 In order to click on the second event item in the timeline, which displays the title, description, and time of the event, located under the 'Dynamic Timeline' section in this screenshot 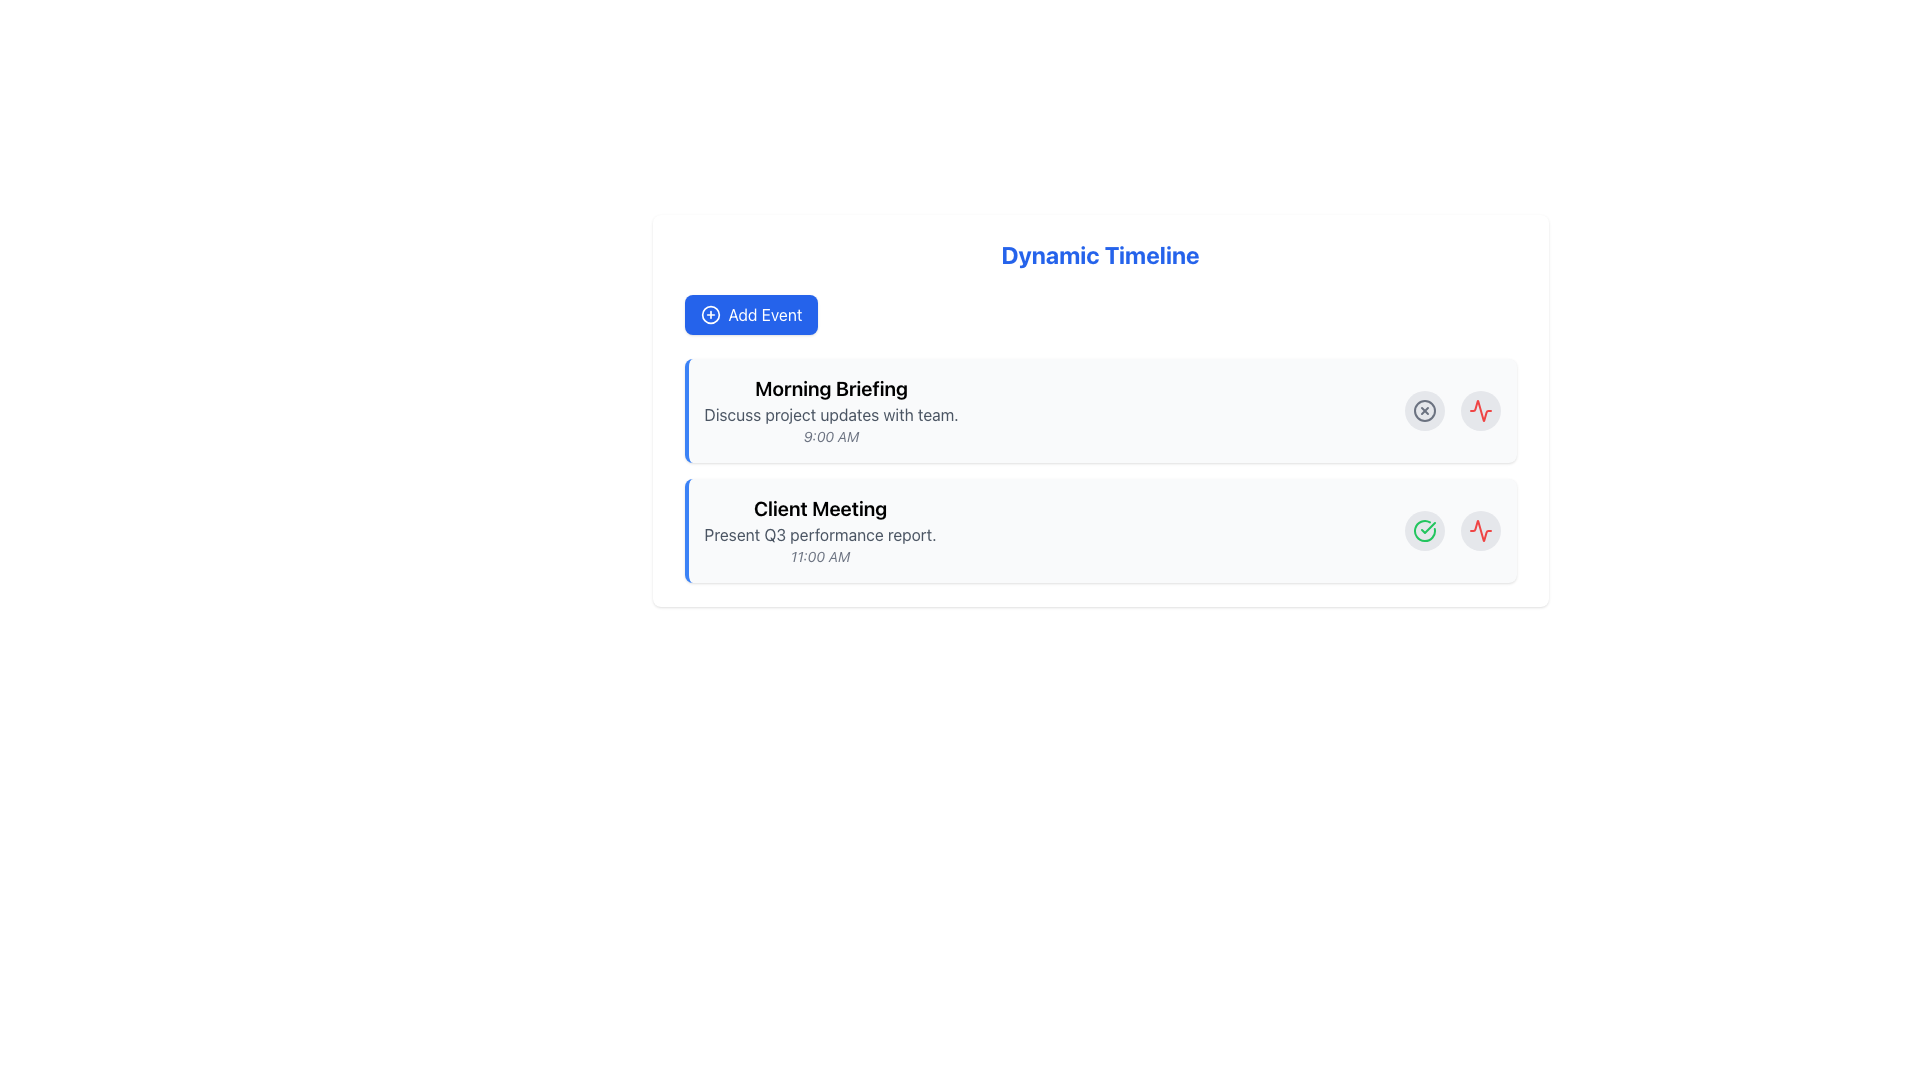, I will do `click(820, 530)`.